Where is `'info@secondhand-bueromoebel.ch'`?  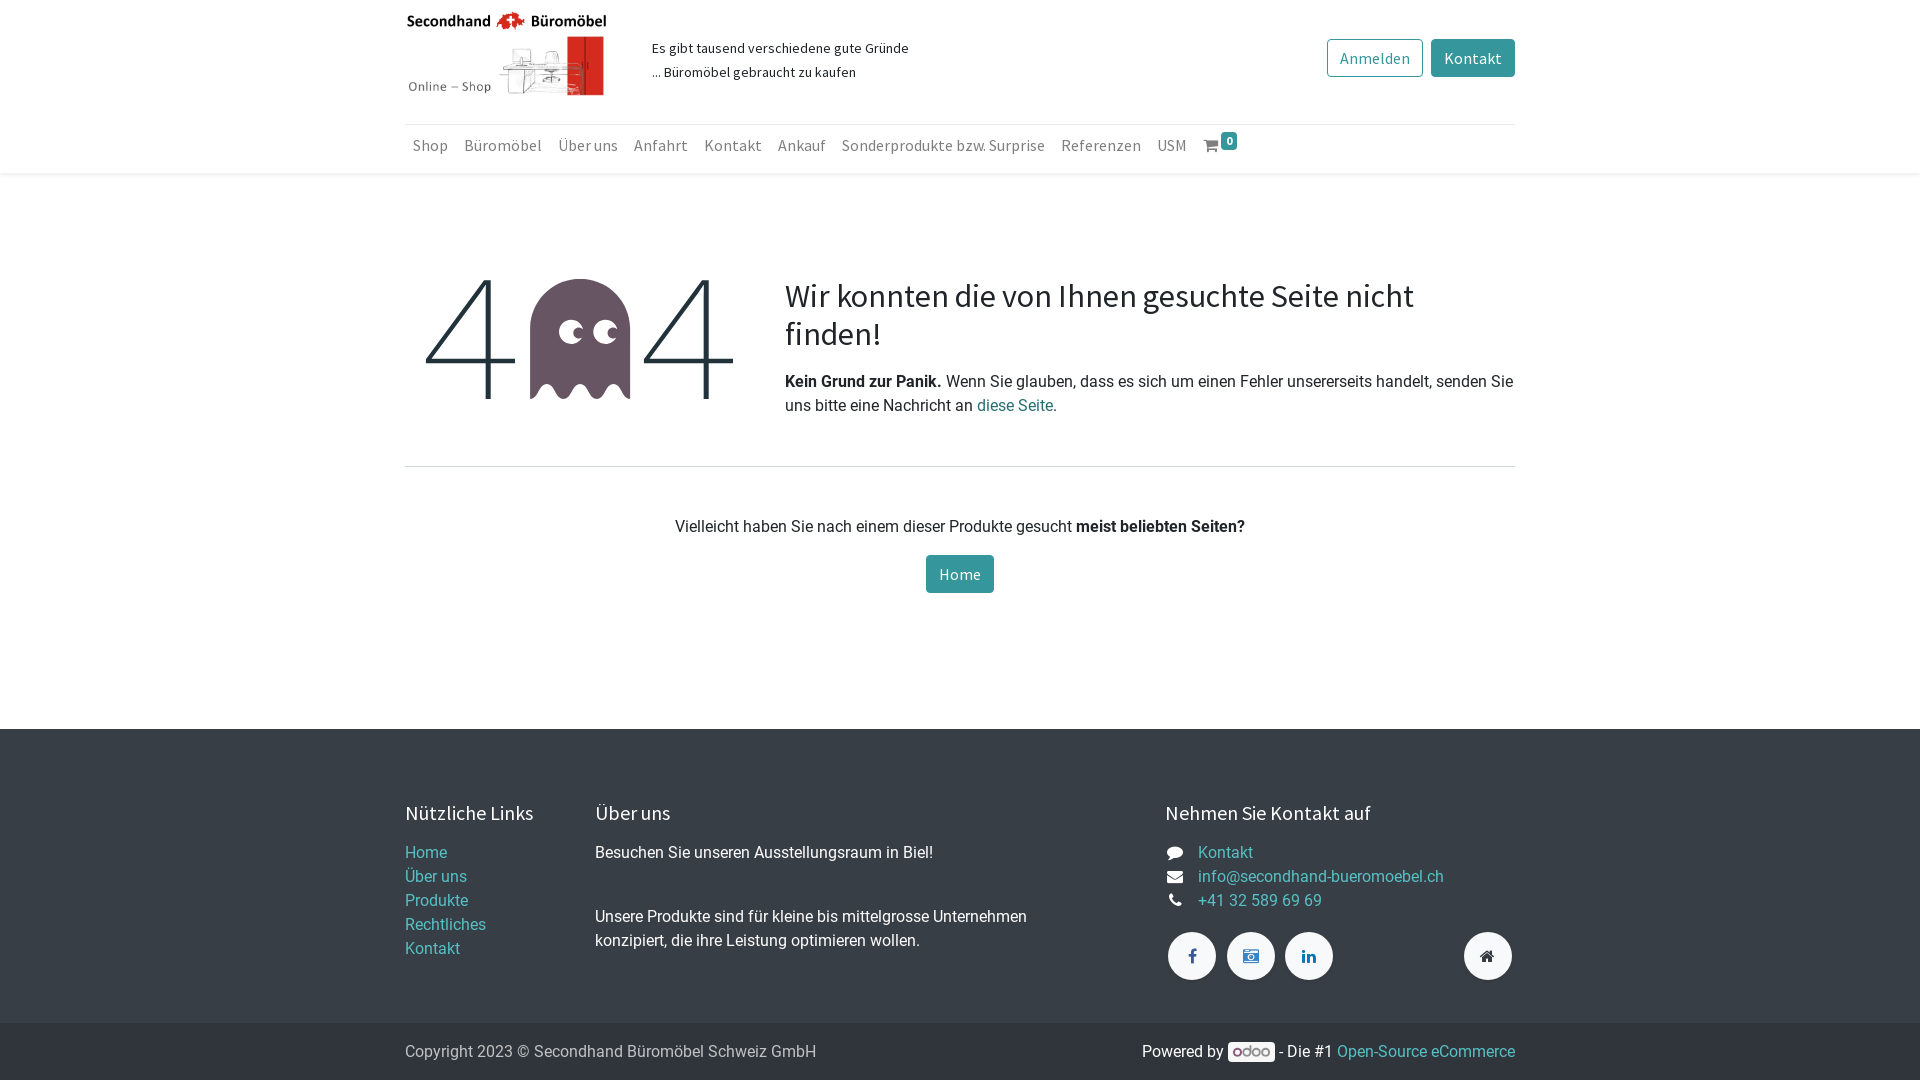
'info@secondhand-bueromoebel.ch' is located at coordinates (1320, 875).